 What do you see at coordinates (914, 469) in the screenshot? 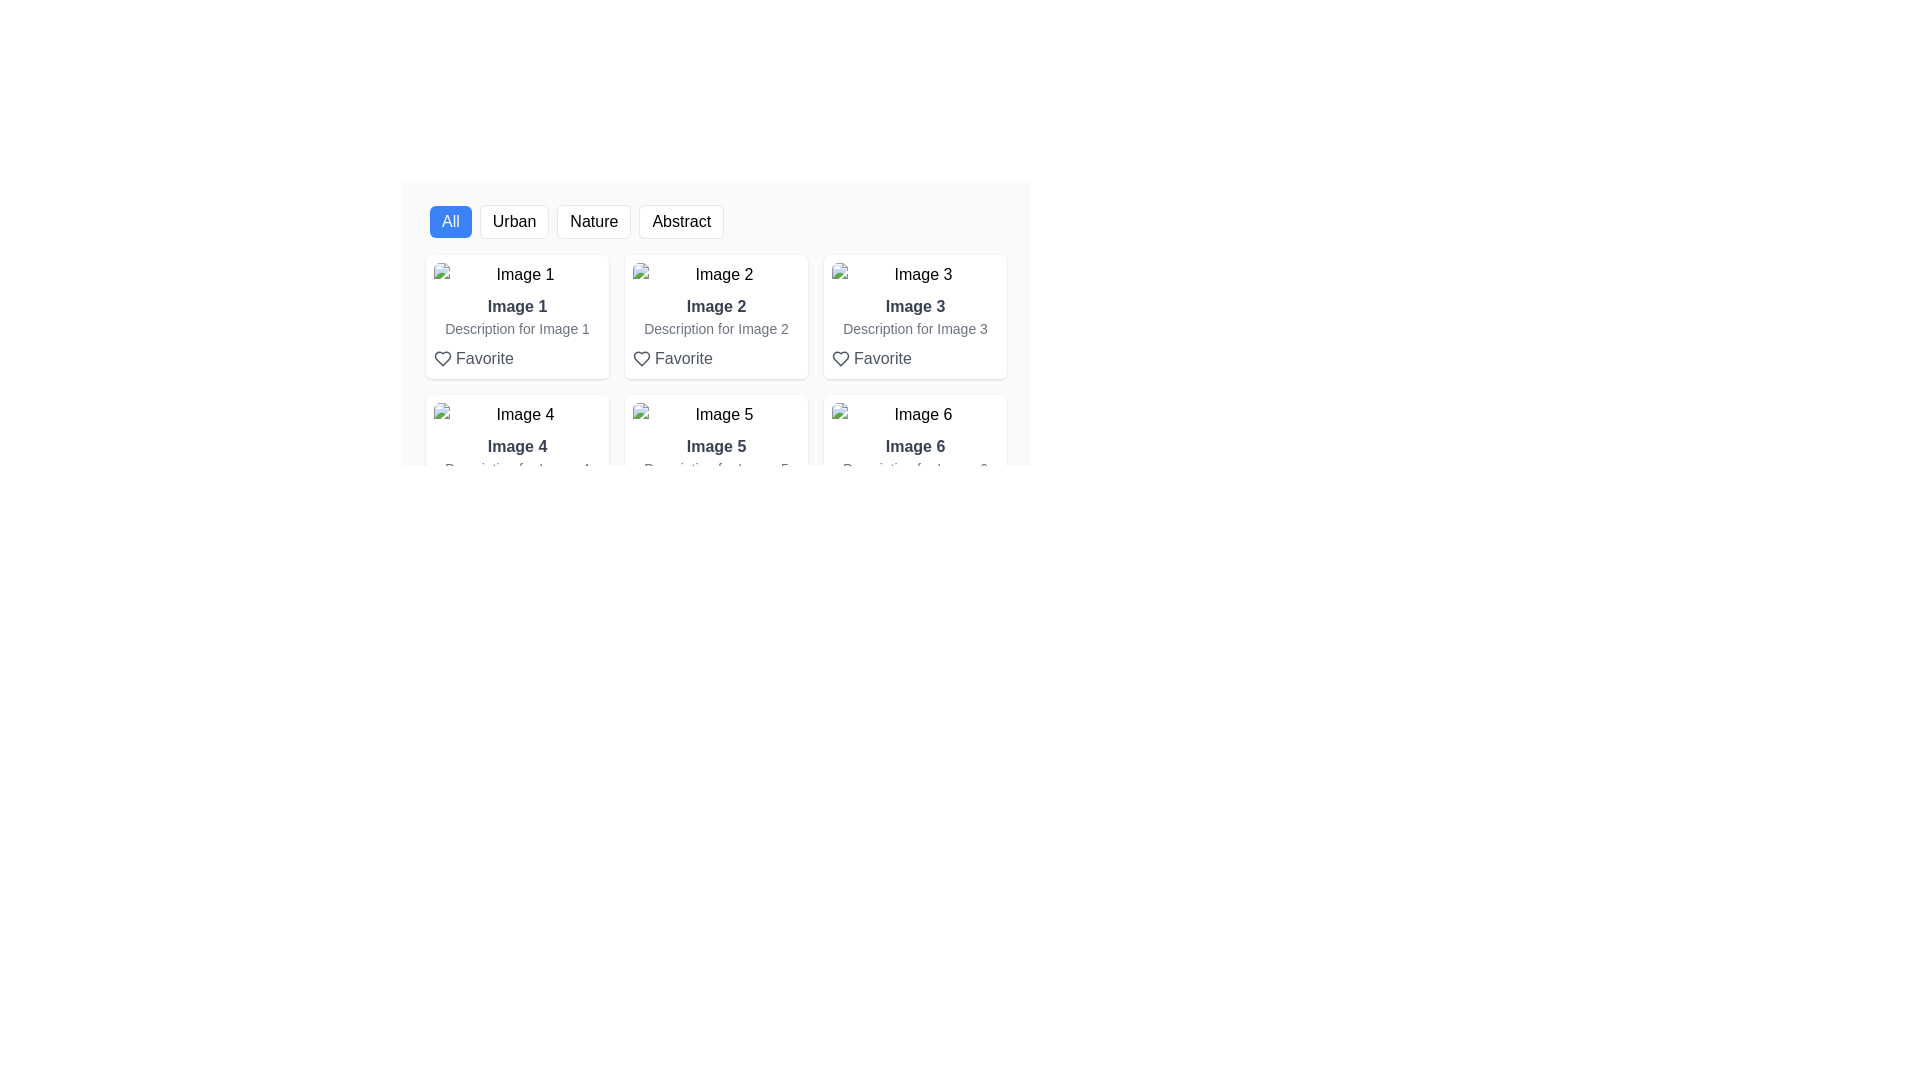
I see `supplementary text element displaying 'Description for Image 6', which is styled with a smaller font and gray color, located below the title 'Image 6' and above the 'Favorite' section` at bounding box center [914, 469].